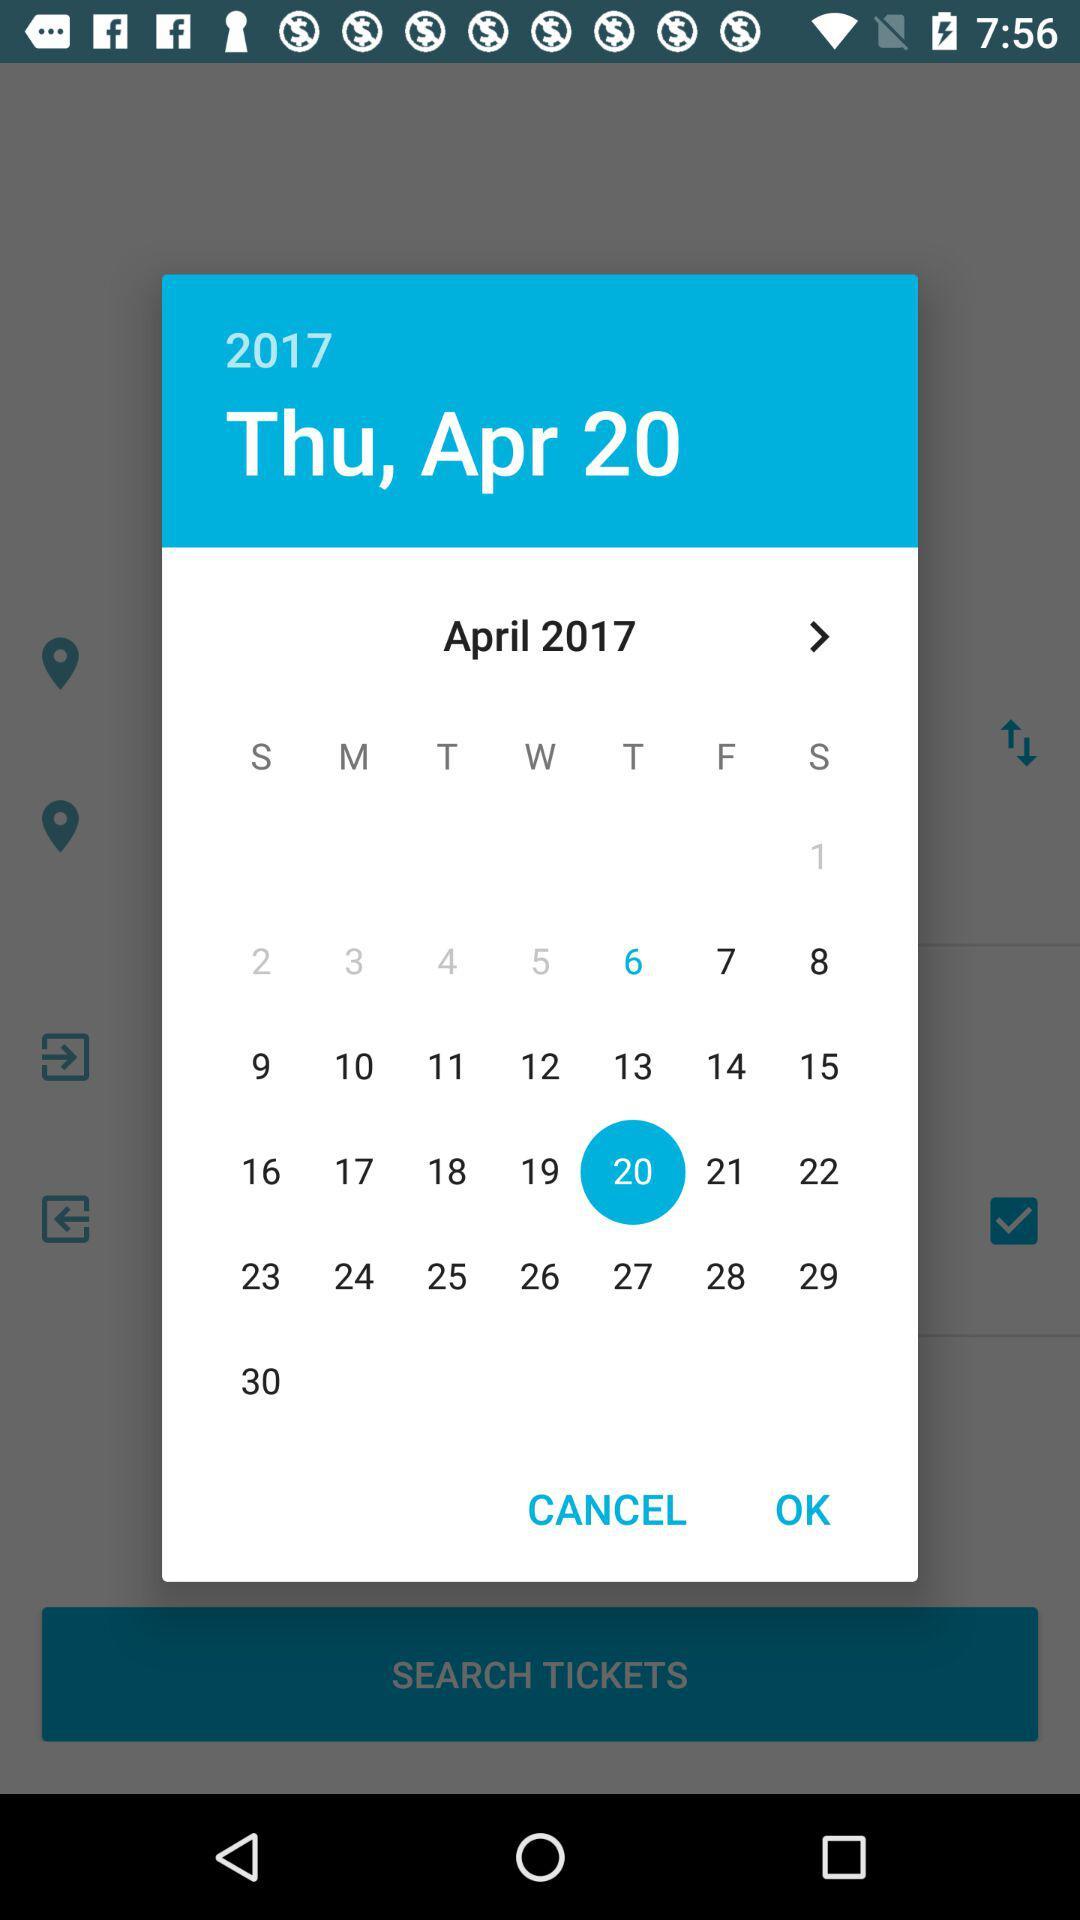  Describe the element at coordinates (606, 1508) in the screenshot. I see `the cancel` at that location.